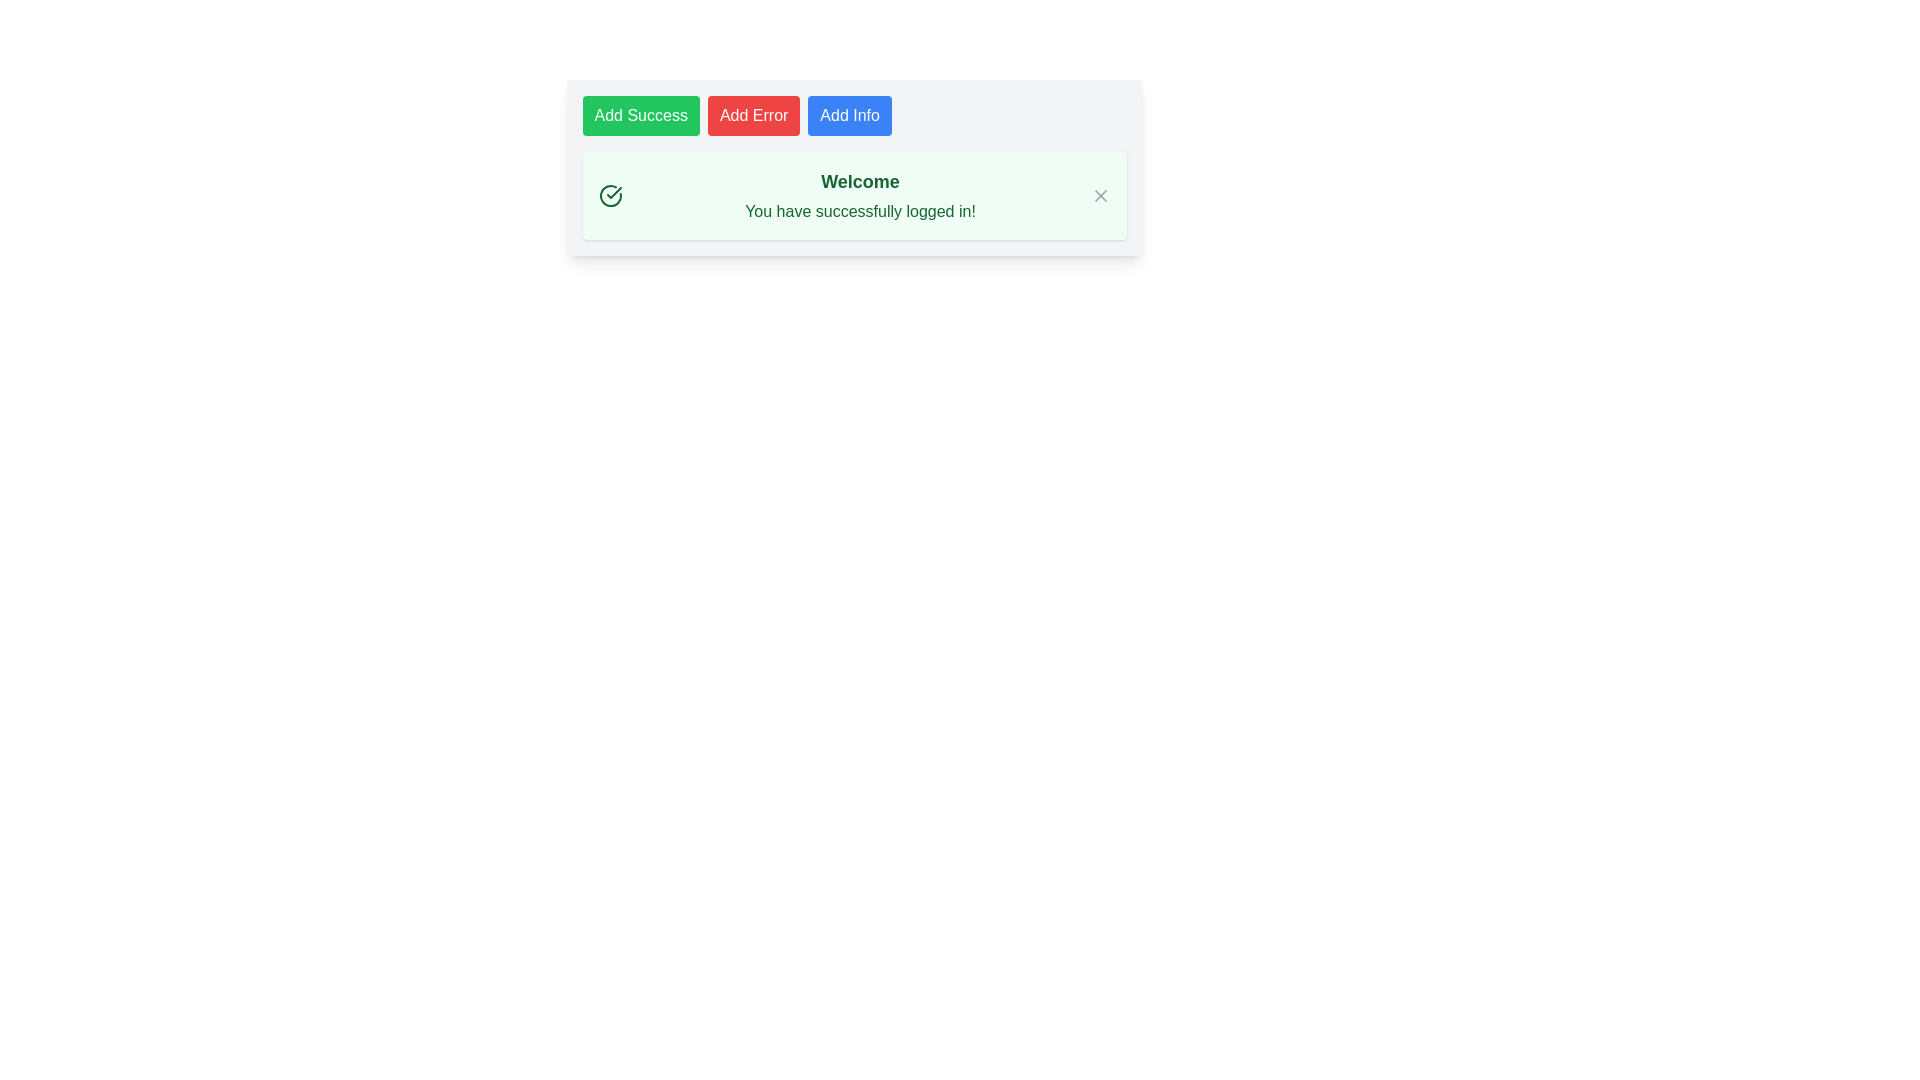  What do you see at coordinates (641, 115) in the screenshot?
I see `the 'Add Success' button, which is a green rectangular button with rounded corners located in the top-left portion of the button group, to observe its hover effects` at bounding box center [641, 115].